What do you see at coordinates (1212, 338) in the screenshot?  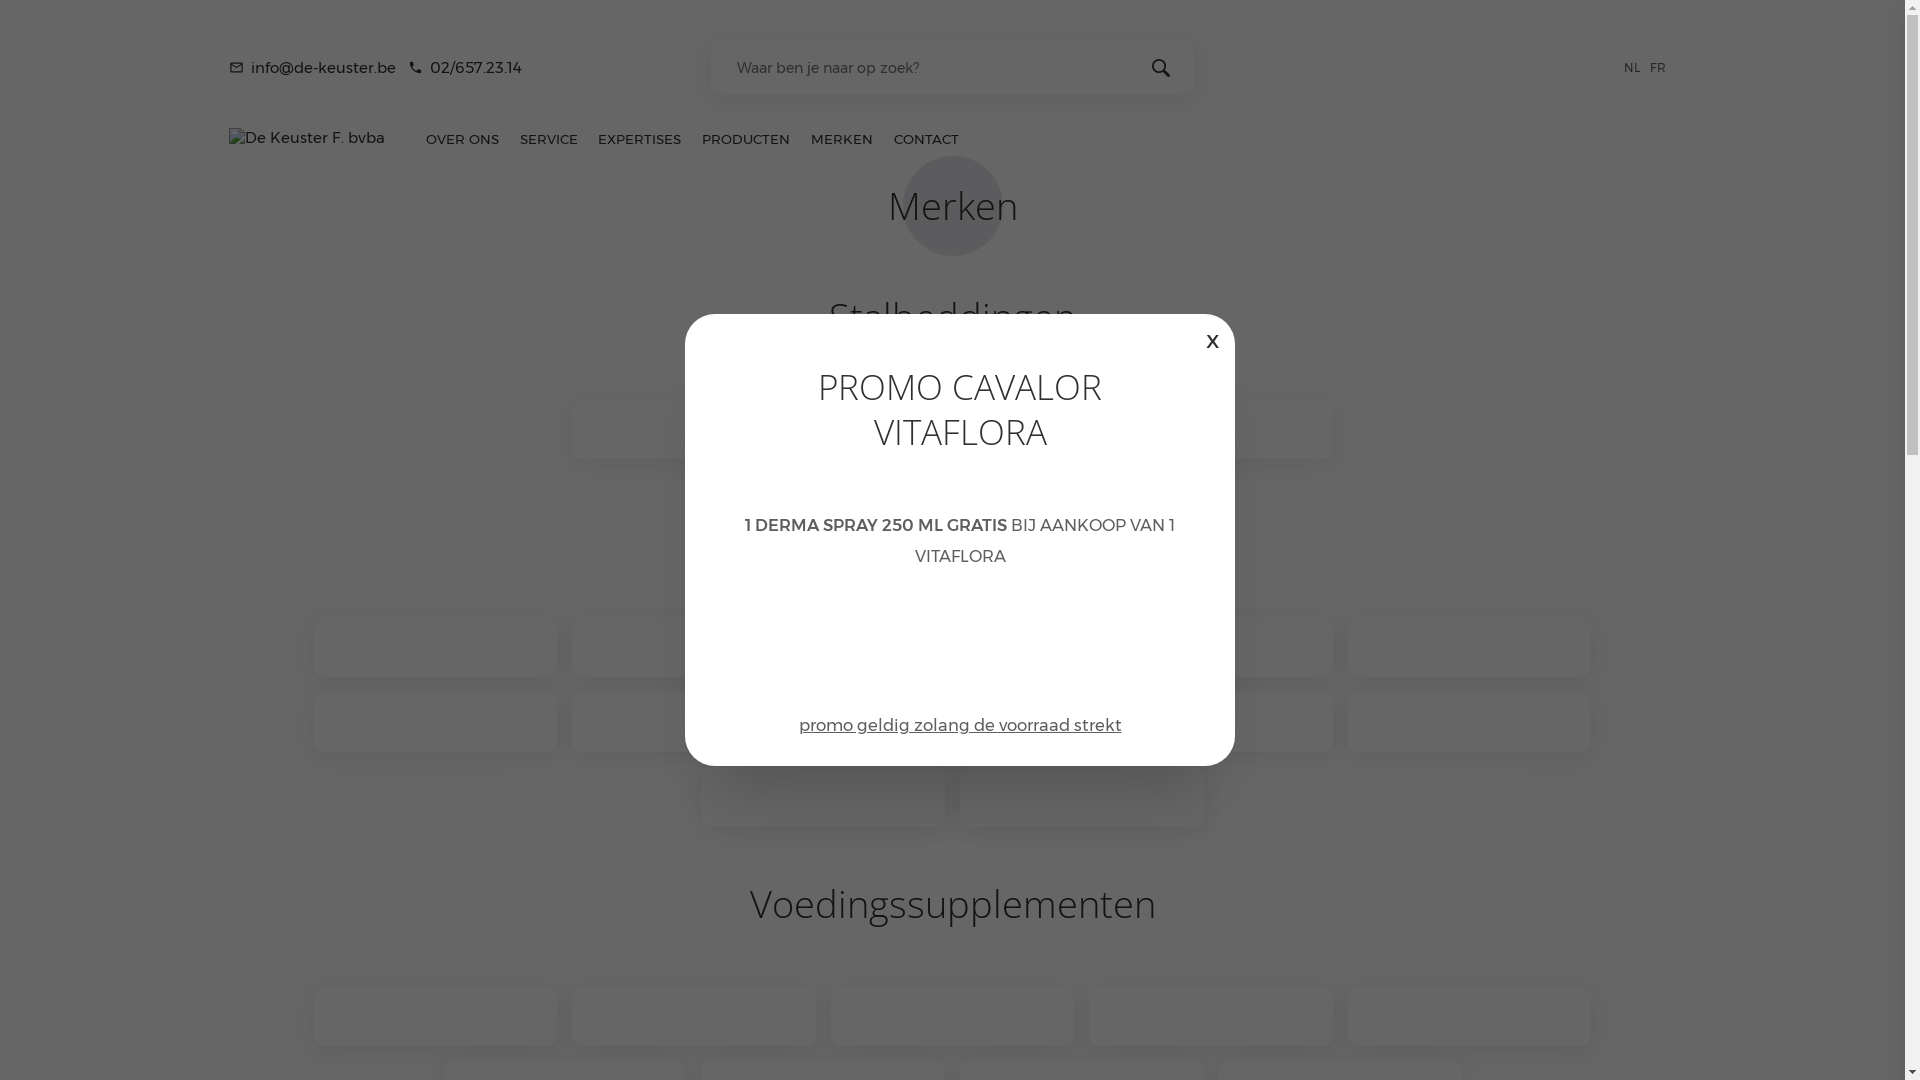 I see `'x'` at bounding box center [1212, 338].